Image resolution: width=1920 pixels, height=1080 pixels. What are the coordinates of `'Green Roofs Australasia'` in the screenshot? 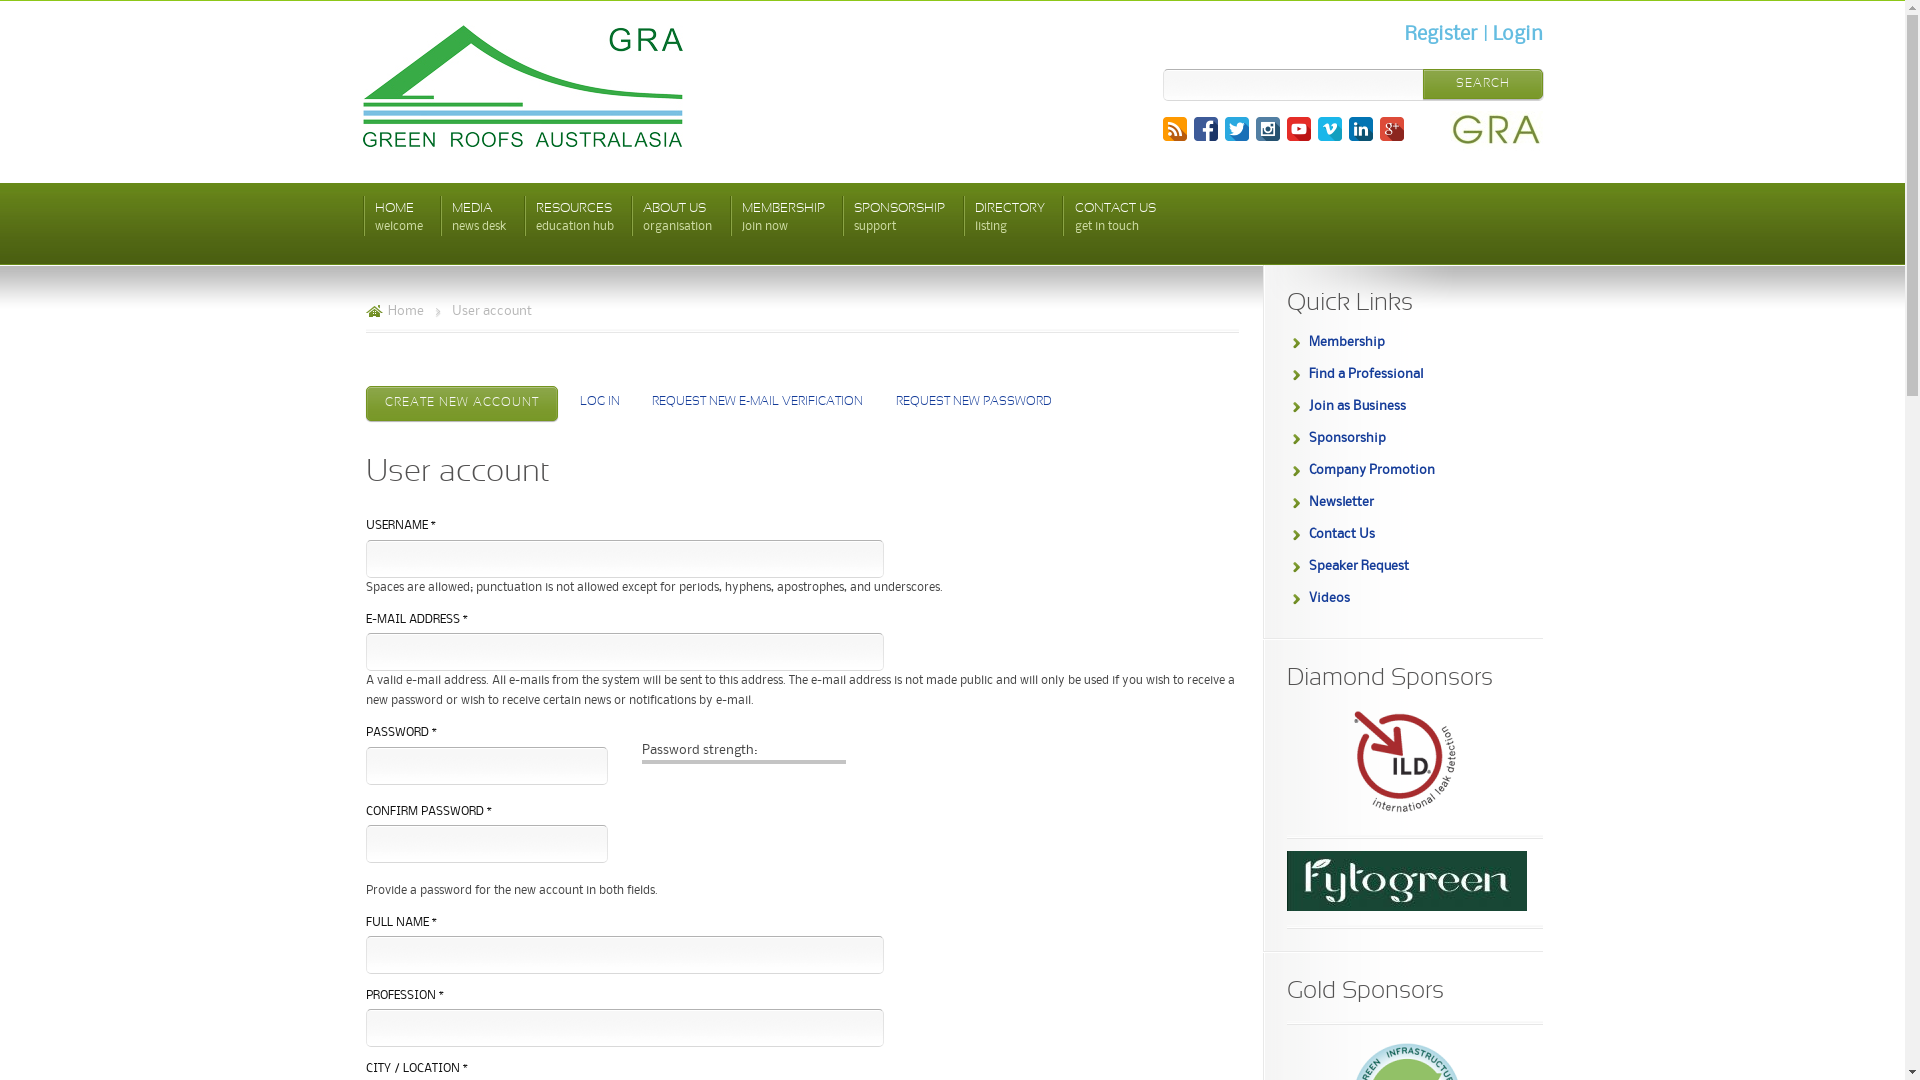 It's located at (522, 84).